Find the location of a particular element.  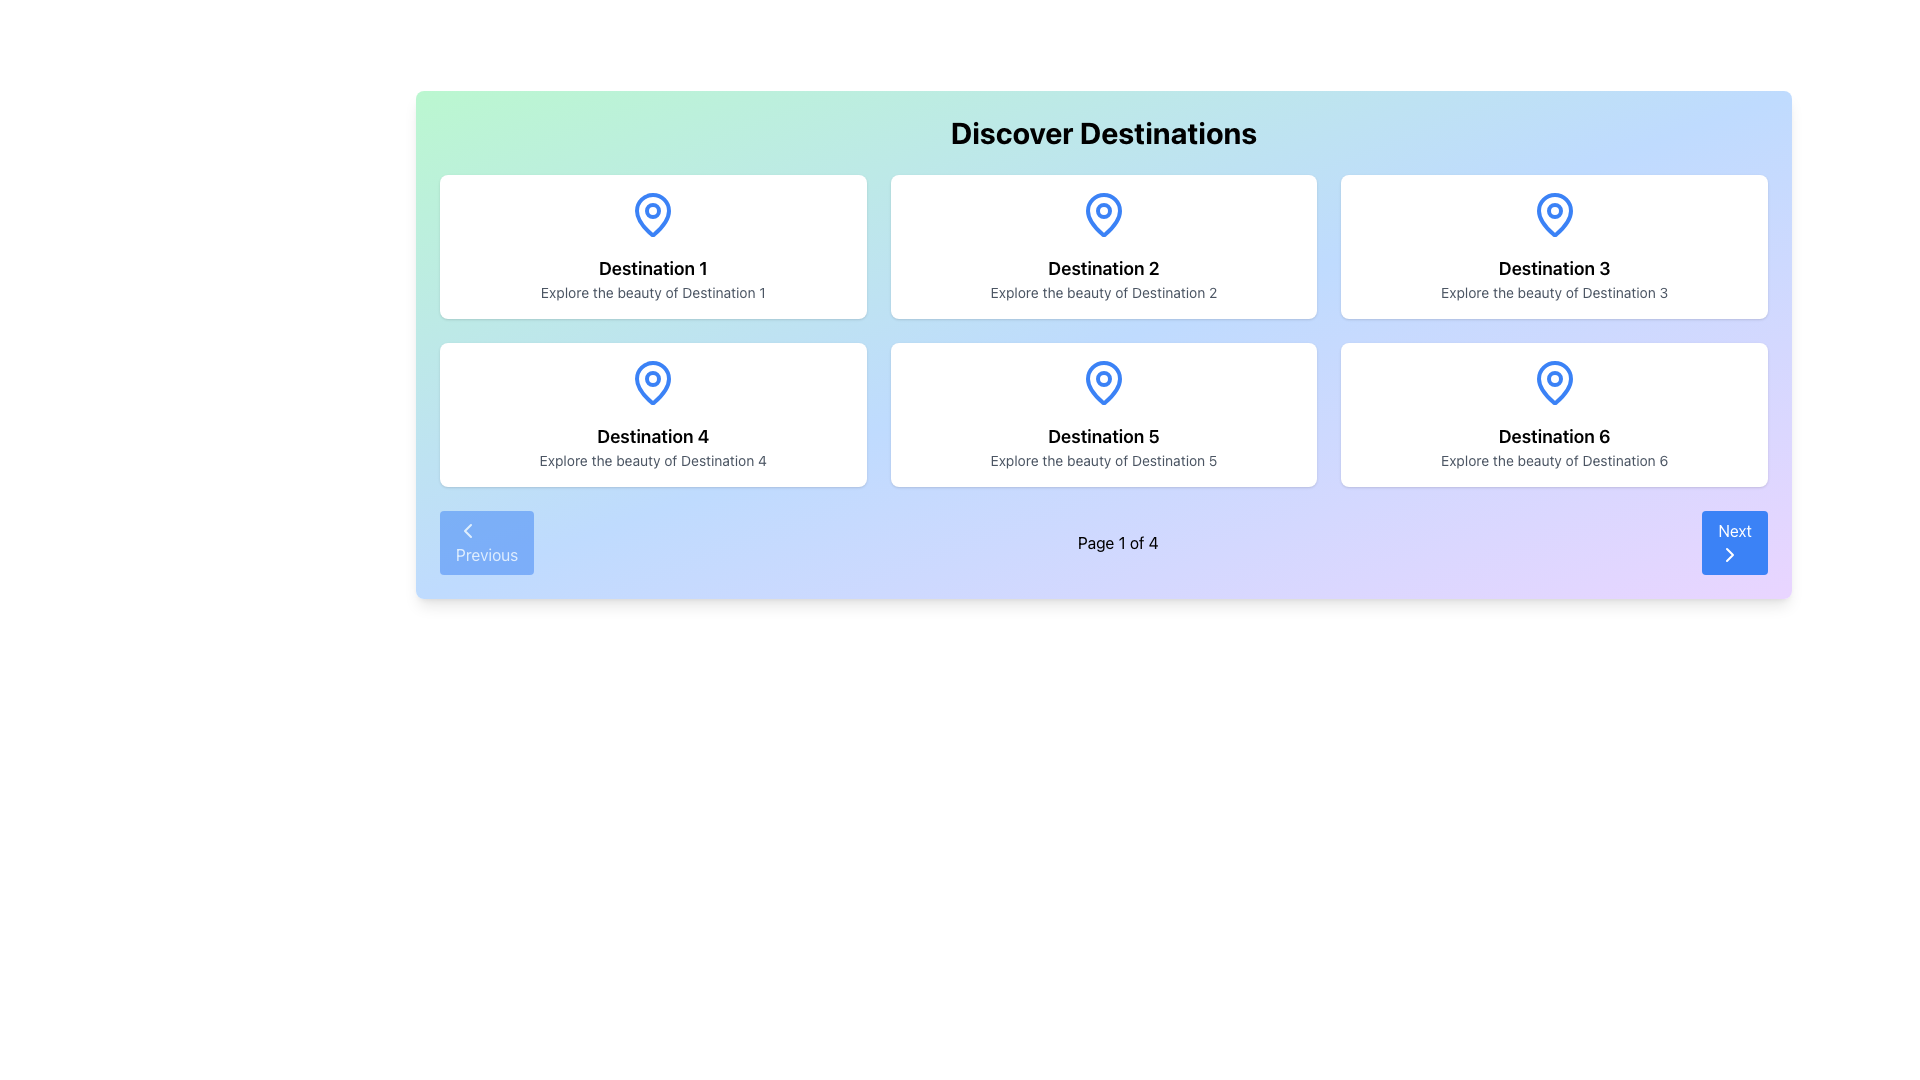

the blue rectangular button labeled 'Next' with a right-pointing chevron icon is located at coordinates (1734, 543).